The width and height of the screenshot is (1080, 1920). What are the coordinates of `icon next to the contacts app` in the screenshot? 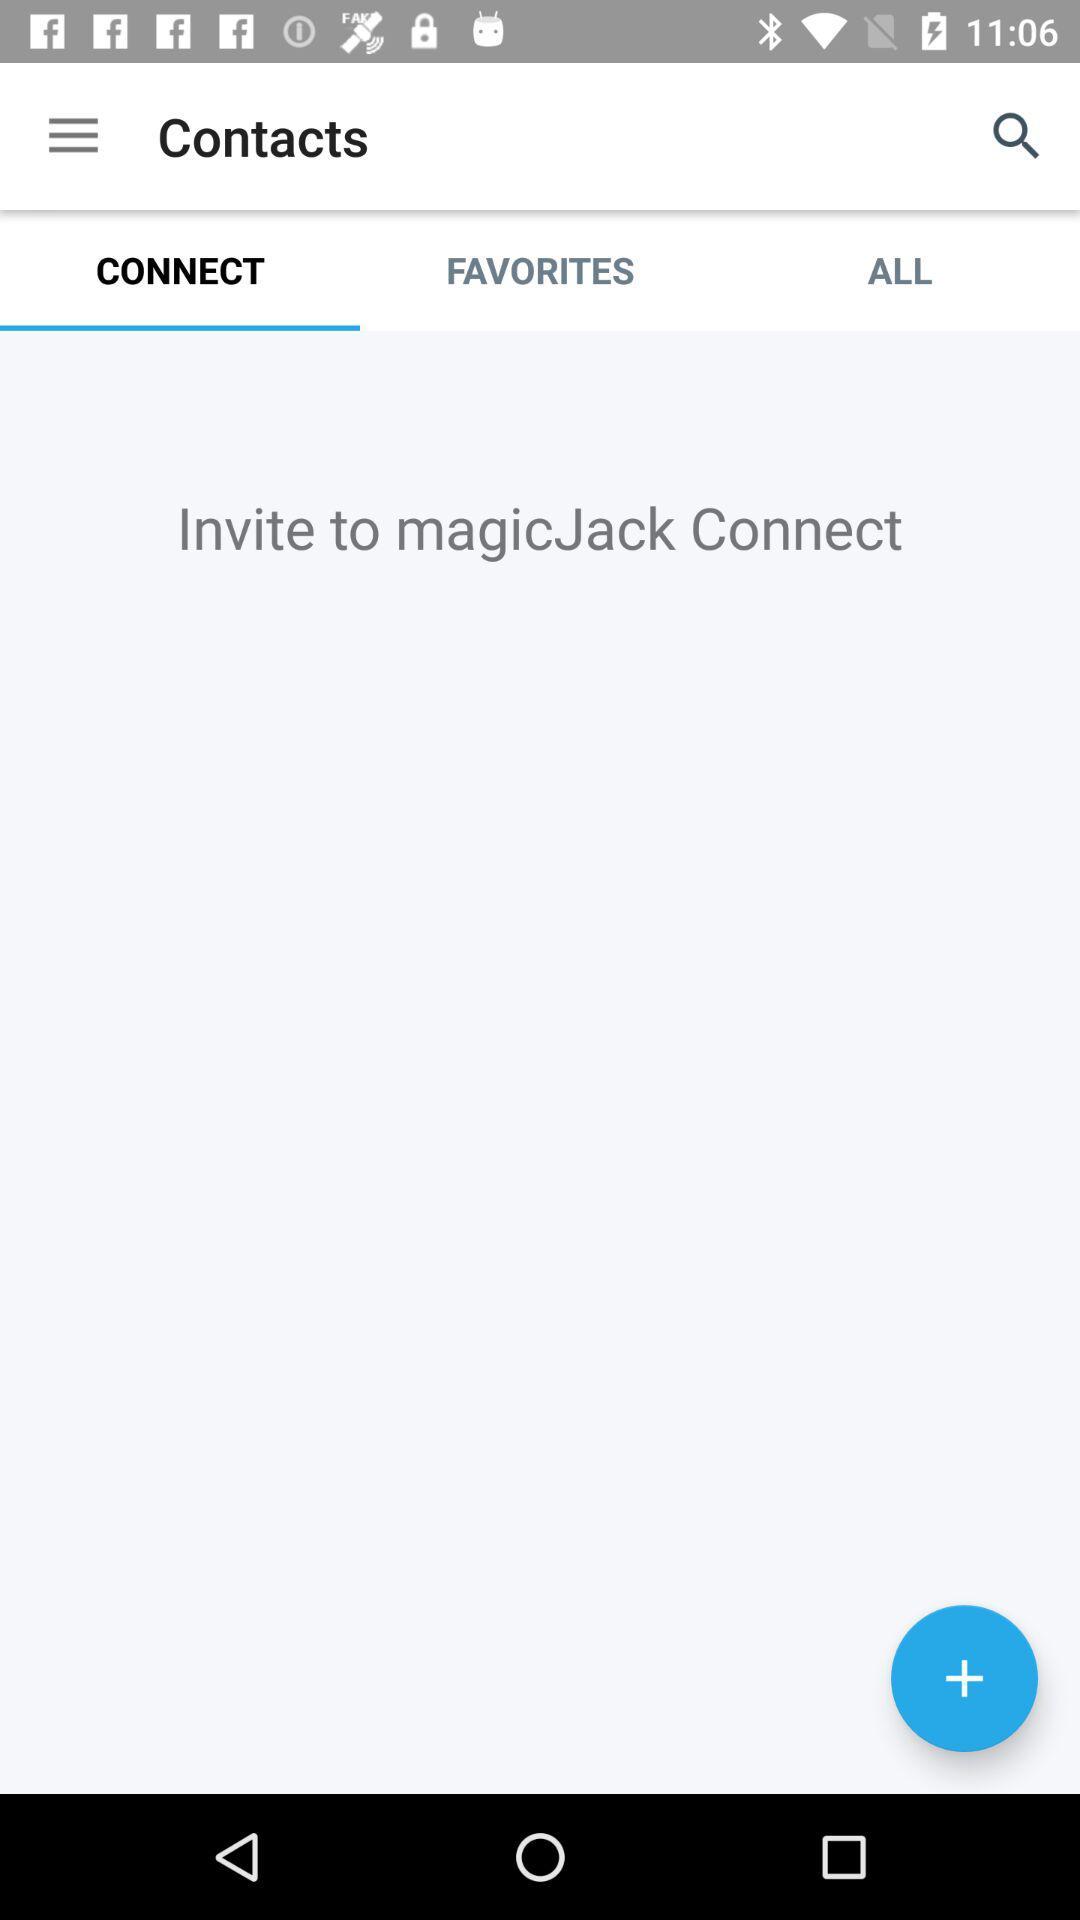 It's located at (72, 135).